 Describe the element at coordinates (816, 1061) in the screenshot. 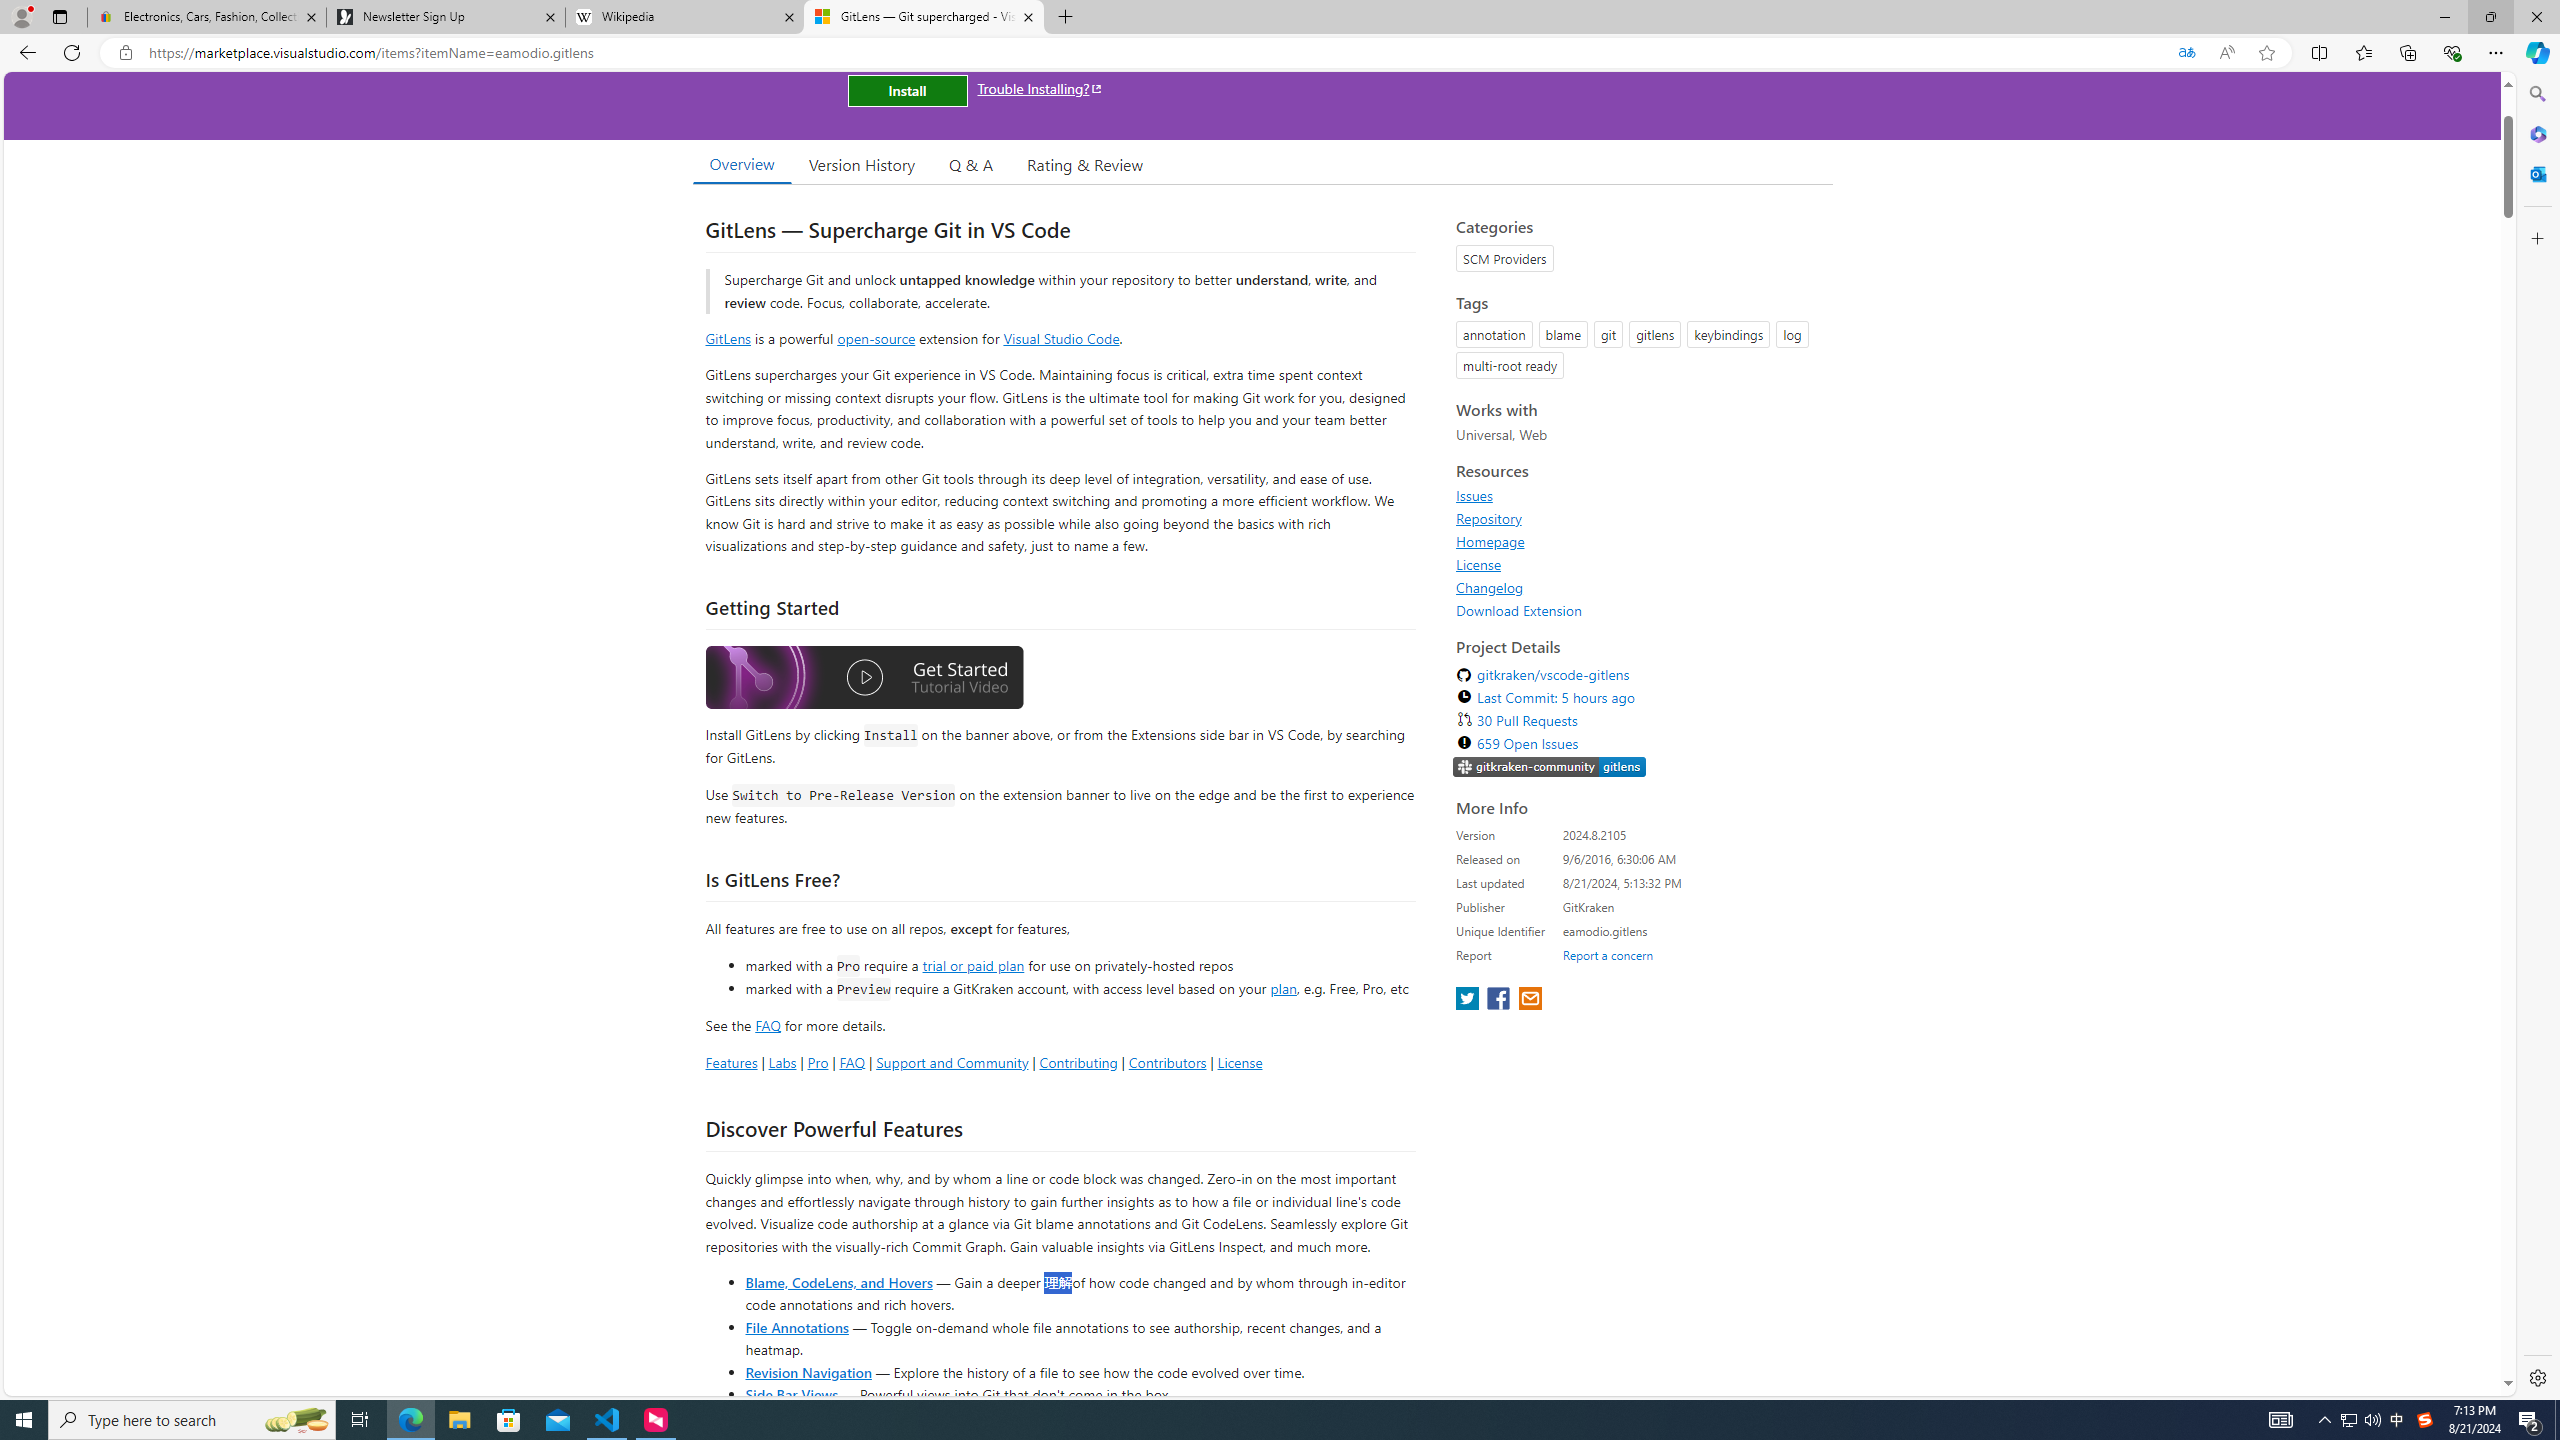

I see `'Pro'` at that location.